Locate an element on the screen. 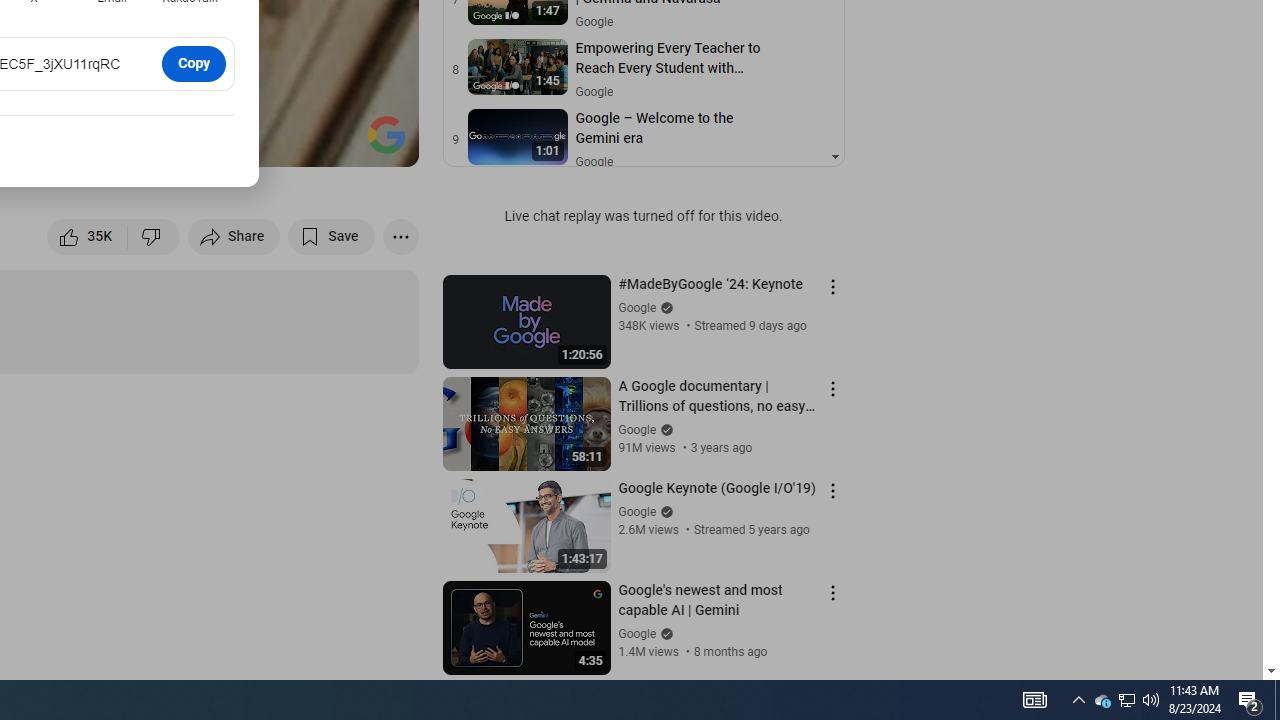 The height and width of the screenshot is (720, 1280). 'Verified' is located at coordinates (664, 633).